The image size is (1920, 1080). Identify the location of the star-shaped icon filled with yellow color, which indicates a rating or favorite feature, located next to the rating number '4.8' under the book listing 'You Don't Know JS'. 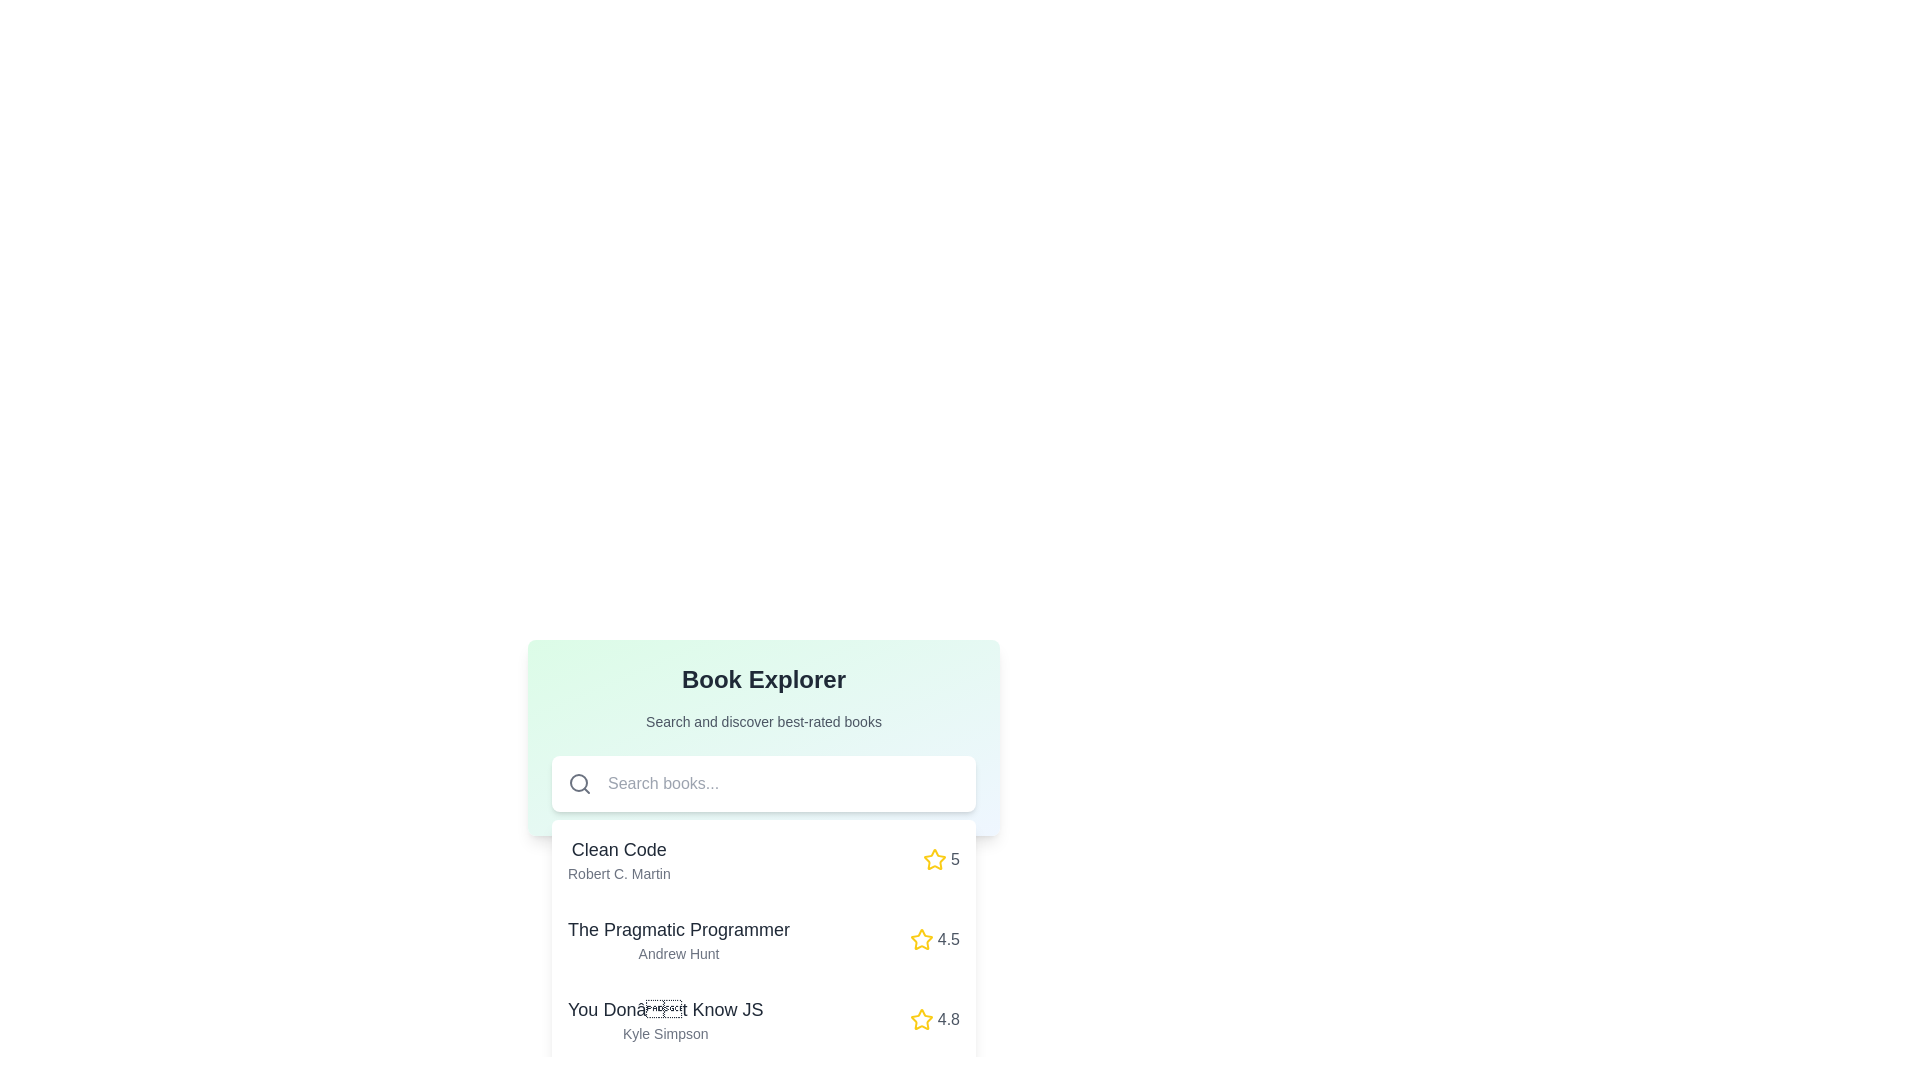
(920, 1019).